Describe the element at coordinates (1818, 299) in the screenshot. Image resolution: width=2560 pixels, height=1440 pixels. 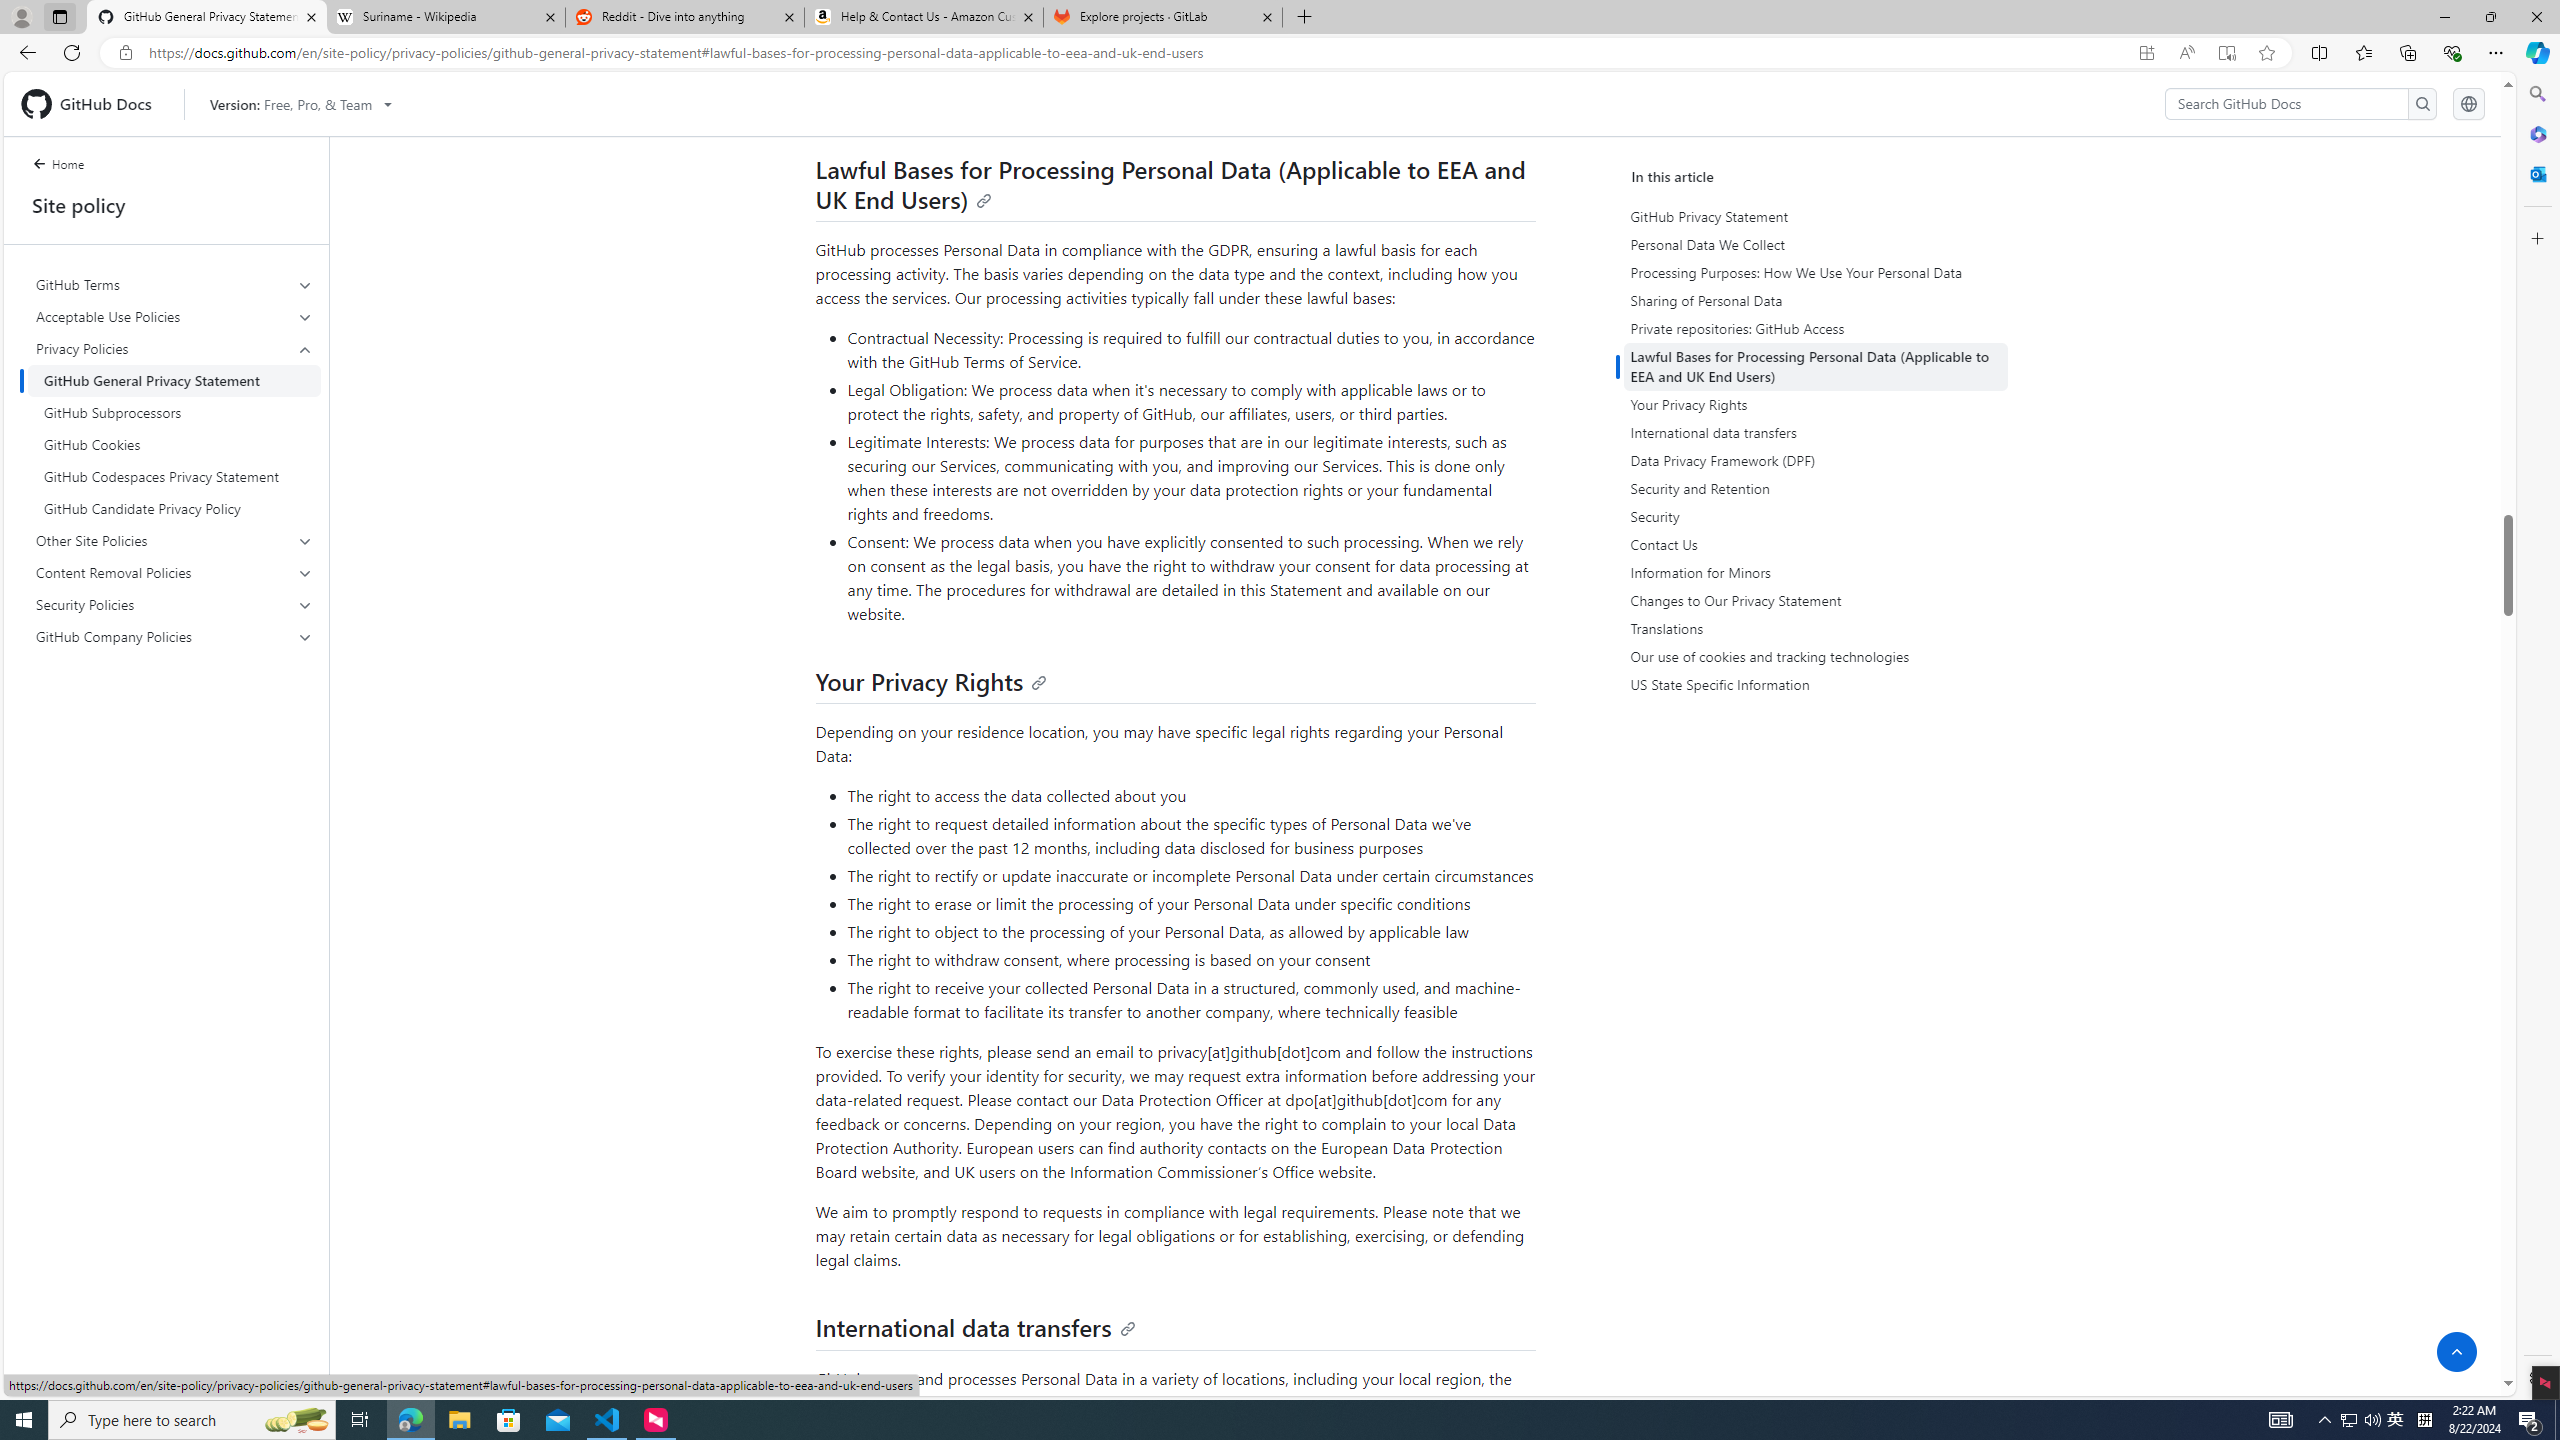
I see `'Sharing of Personal Data'` at that location.